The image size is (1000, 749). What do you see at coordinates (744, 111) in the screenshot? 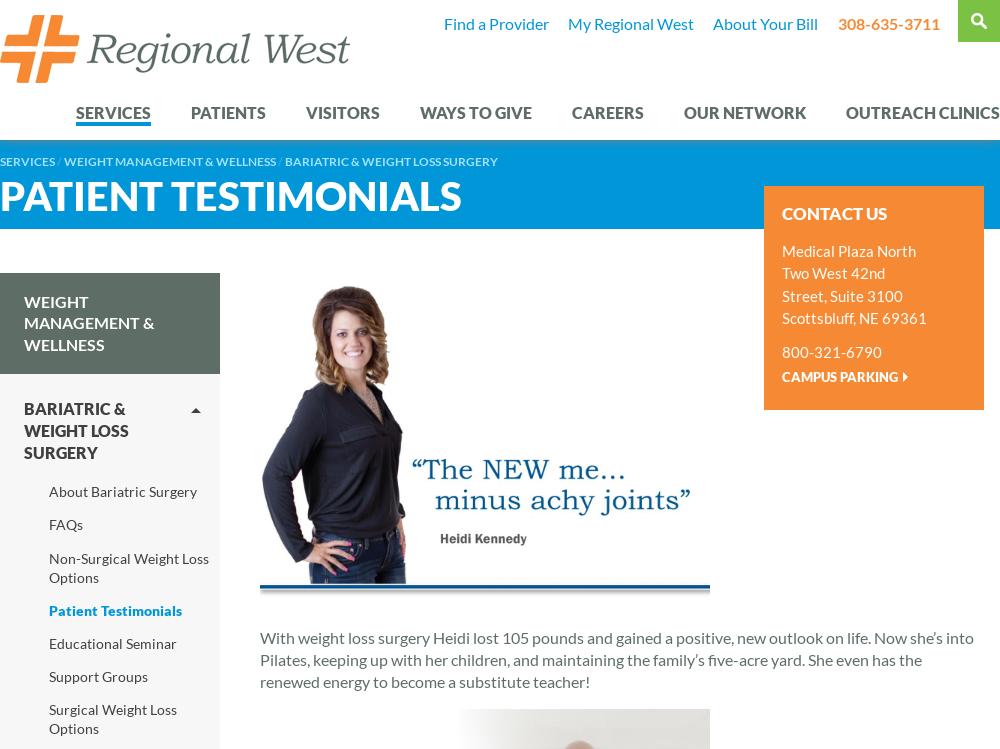
I see `'Our Network'` at bounding box center [744, 111].